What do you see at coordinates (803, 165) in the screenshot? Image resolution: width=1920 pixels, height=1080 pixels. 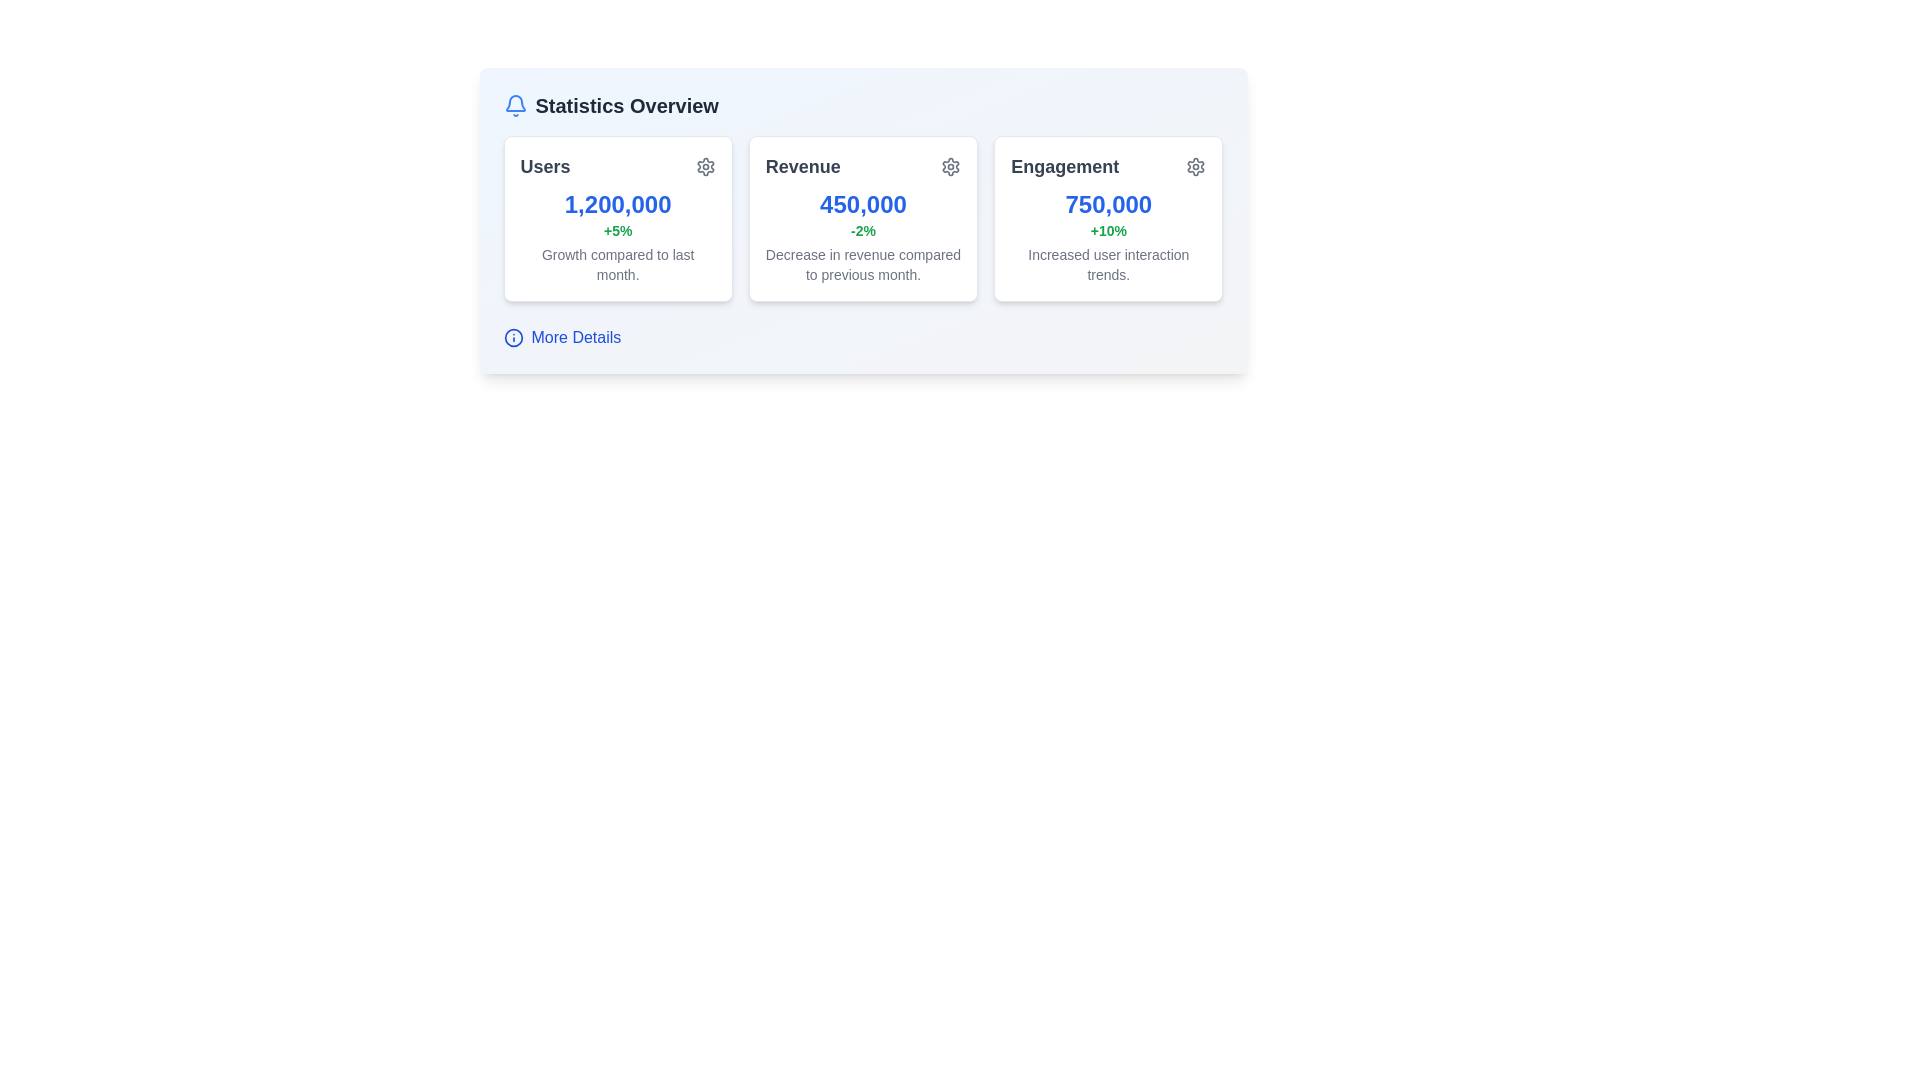 I see `text label that serves as a header for the section elaborating on revenue statistics, positioned to the left of a settings icon` at bounding box center [803, 165].